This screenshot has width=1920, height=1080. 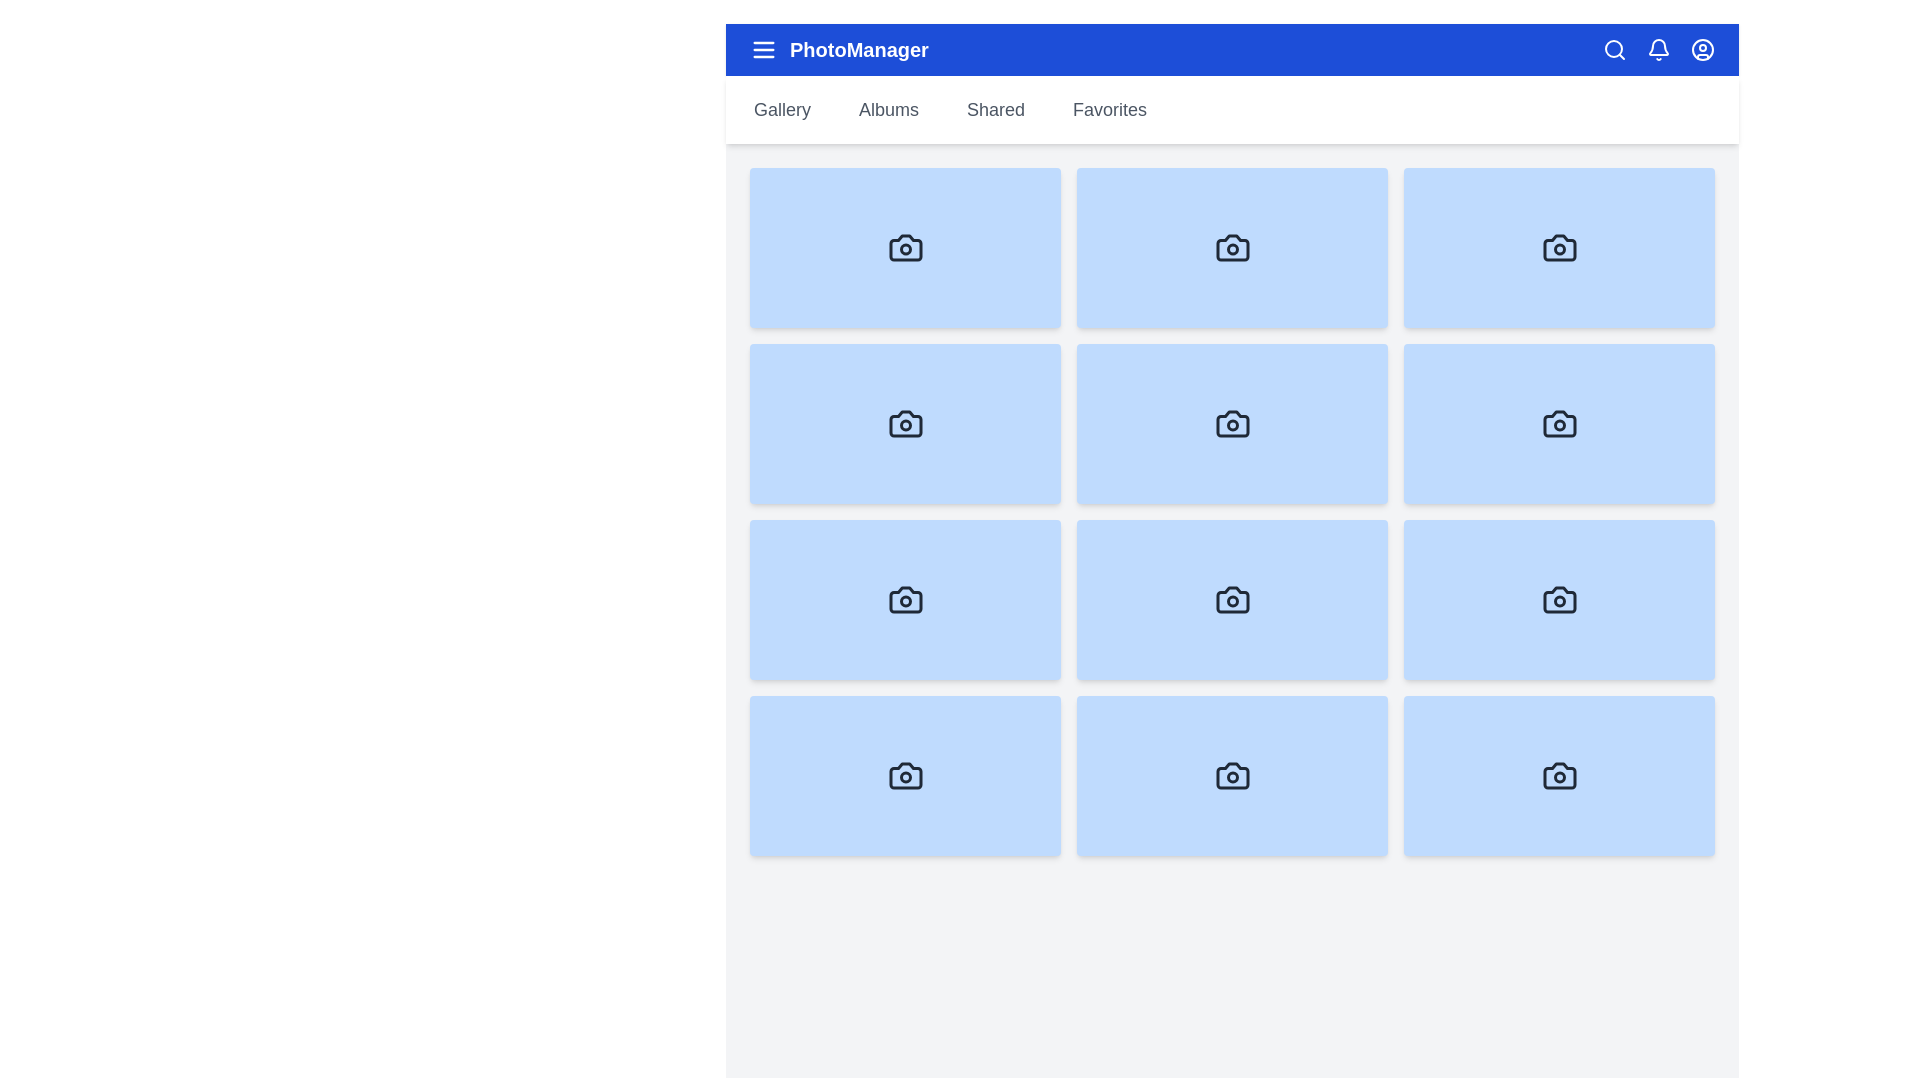 What do you see at coordinates (781, 110) in the screenshot?
I see `the navigation option Gallery` at bounding box center [781, 110].